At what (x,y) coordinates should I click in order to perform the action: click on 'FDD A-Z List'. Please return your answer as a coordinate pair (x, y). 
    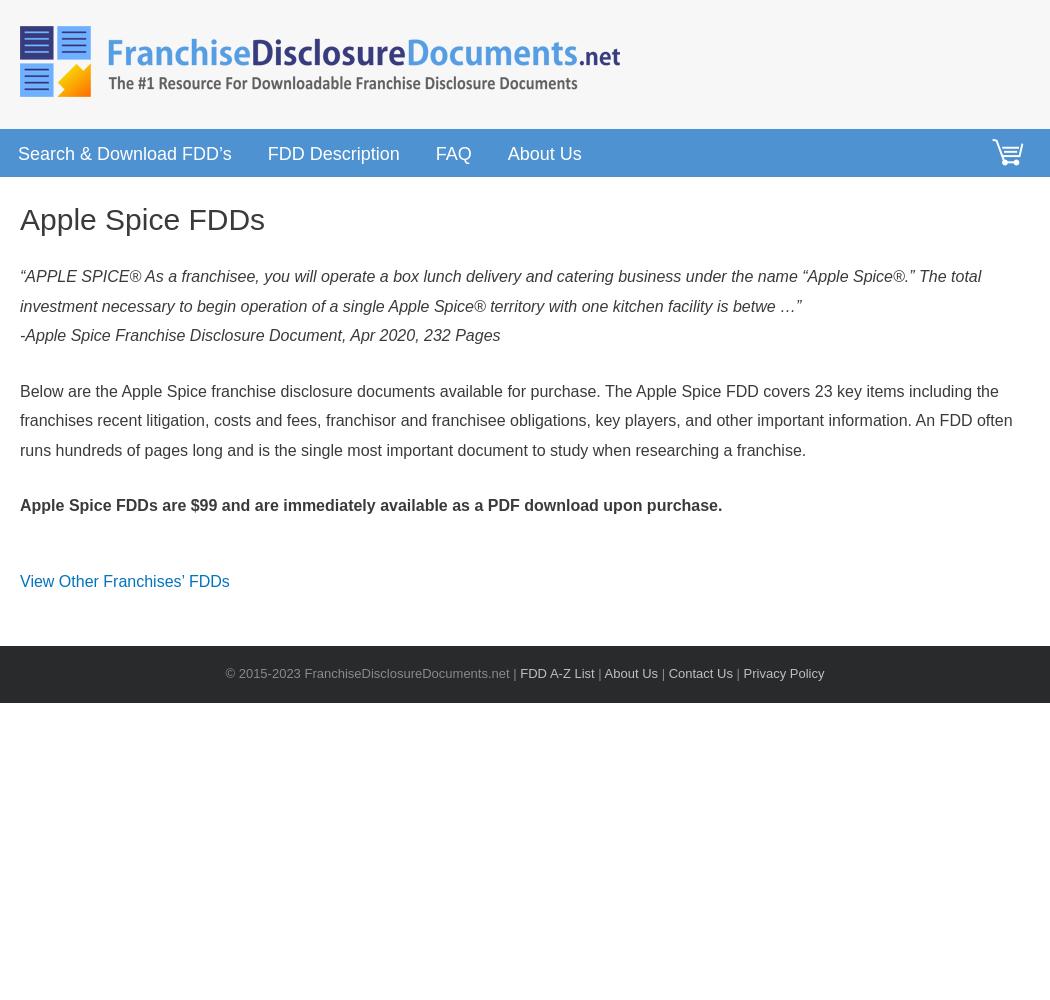
    Looking at the image, I should click on (557, 673).